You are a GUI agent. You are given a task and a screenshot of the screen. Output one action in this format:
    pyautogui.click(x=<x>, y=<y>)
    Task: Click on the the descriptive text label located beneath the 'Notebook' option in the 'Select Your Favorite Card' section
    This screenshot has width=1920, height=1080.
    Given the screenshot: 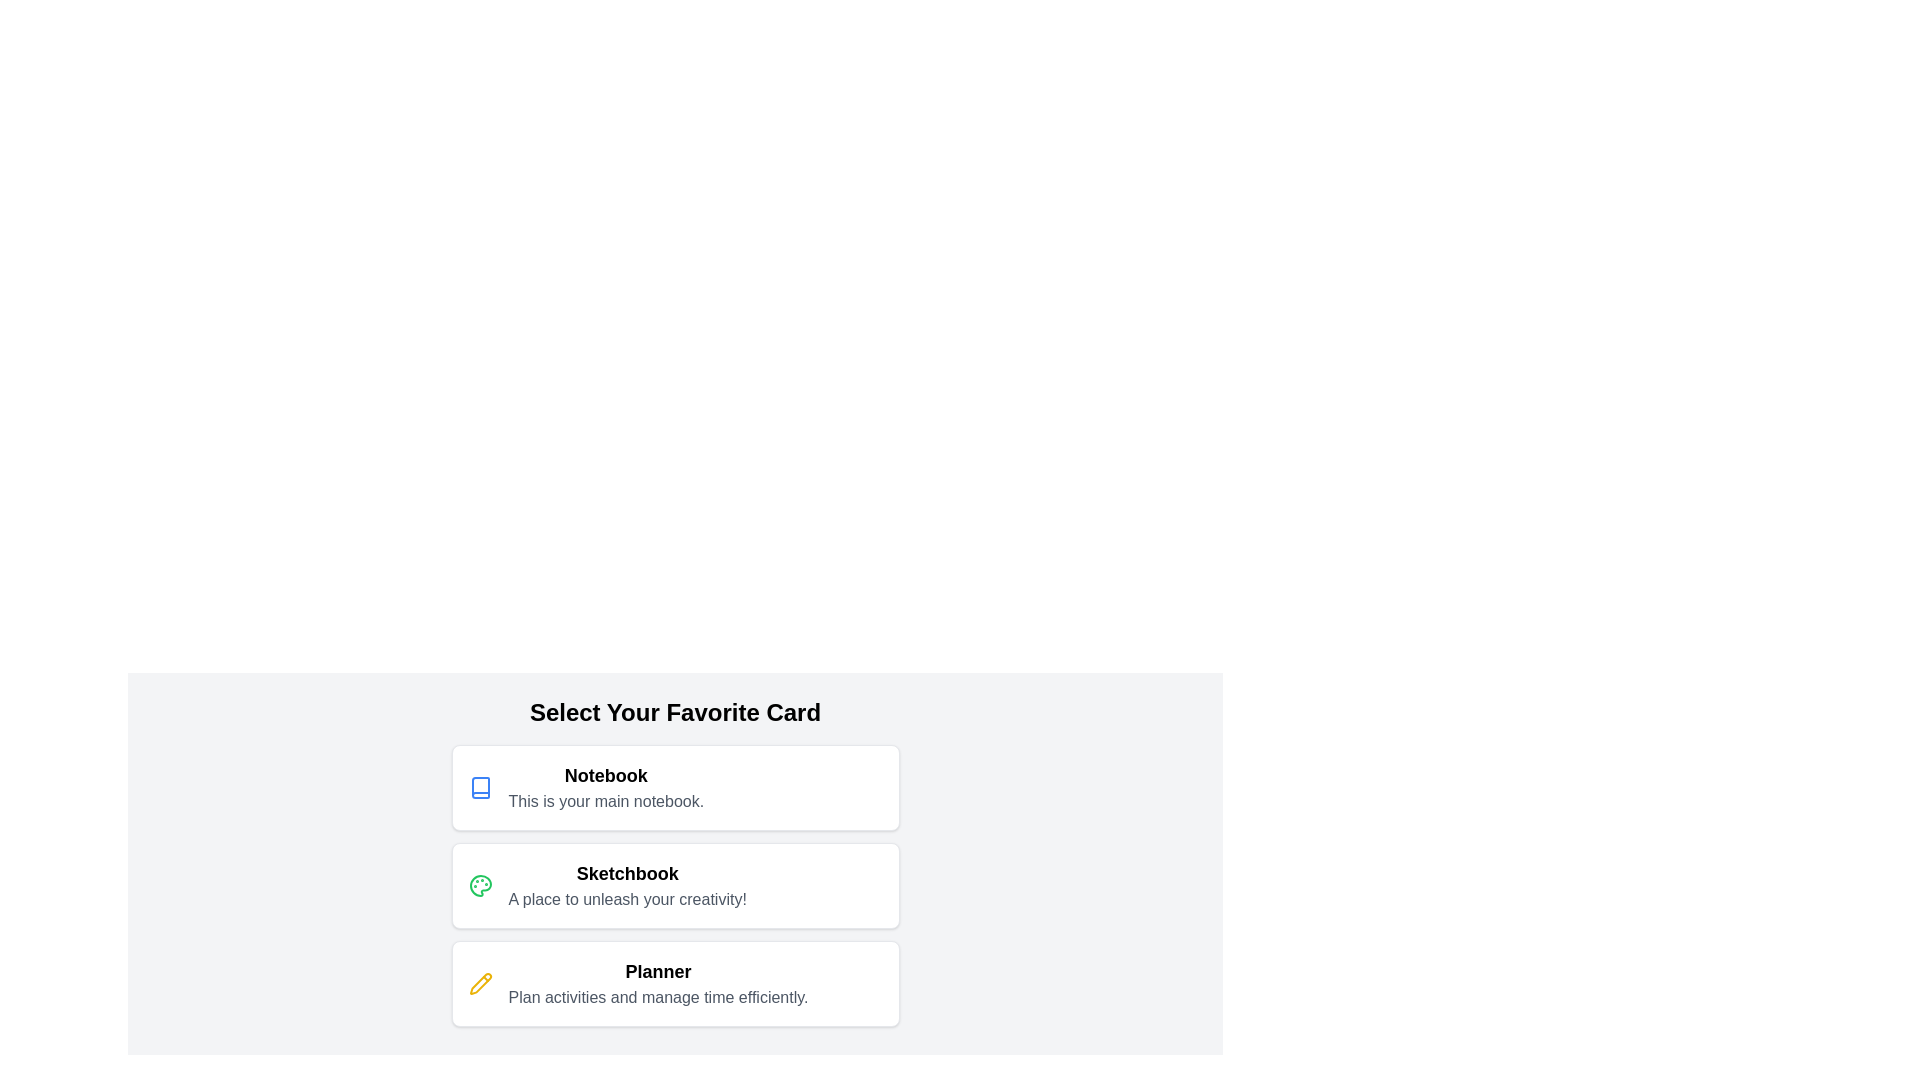 What is the action you would take?
    pyautogui.click(x=605, y=801)
    